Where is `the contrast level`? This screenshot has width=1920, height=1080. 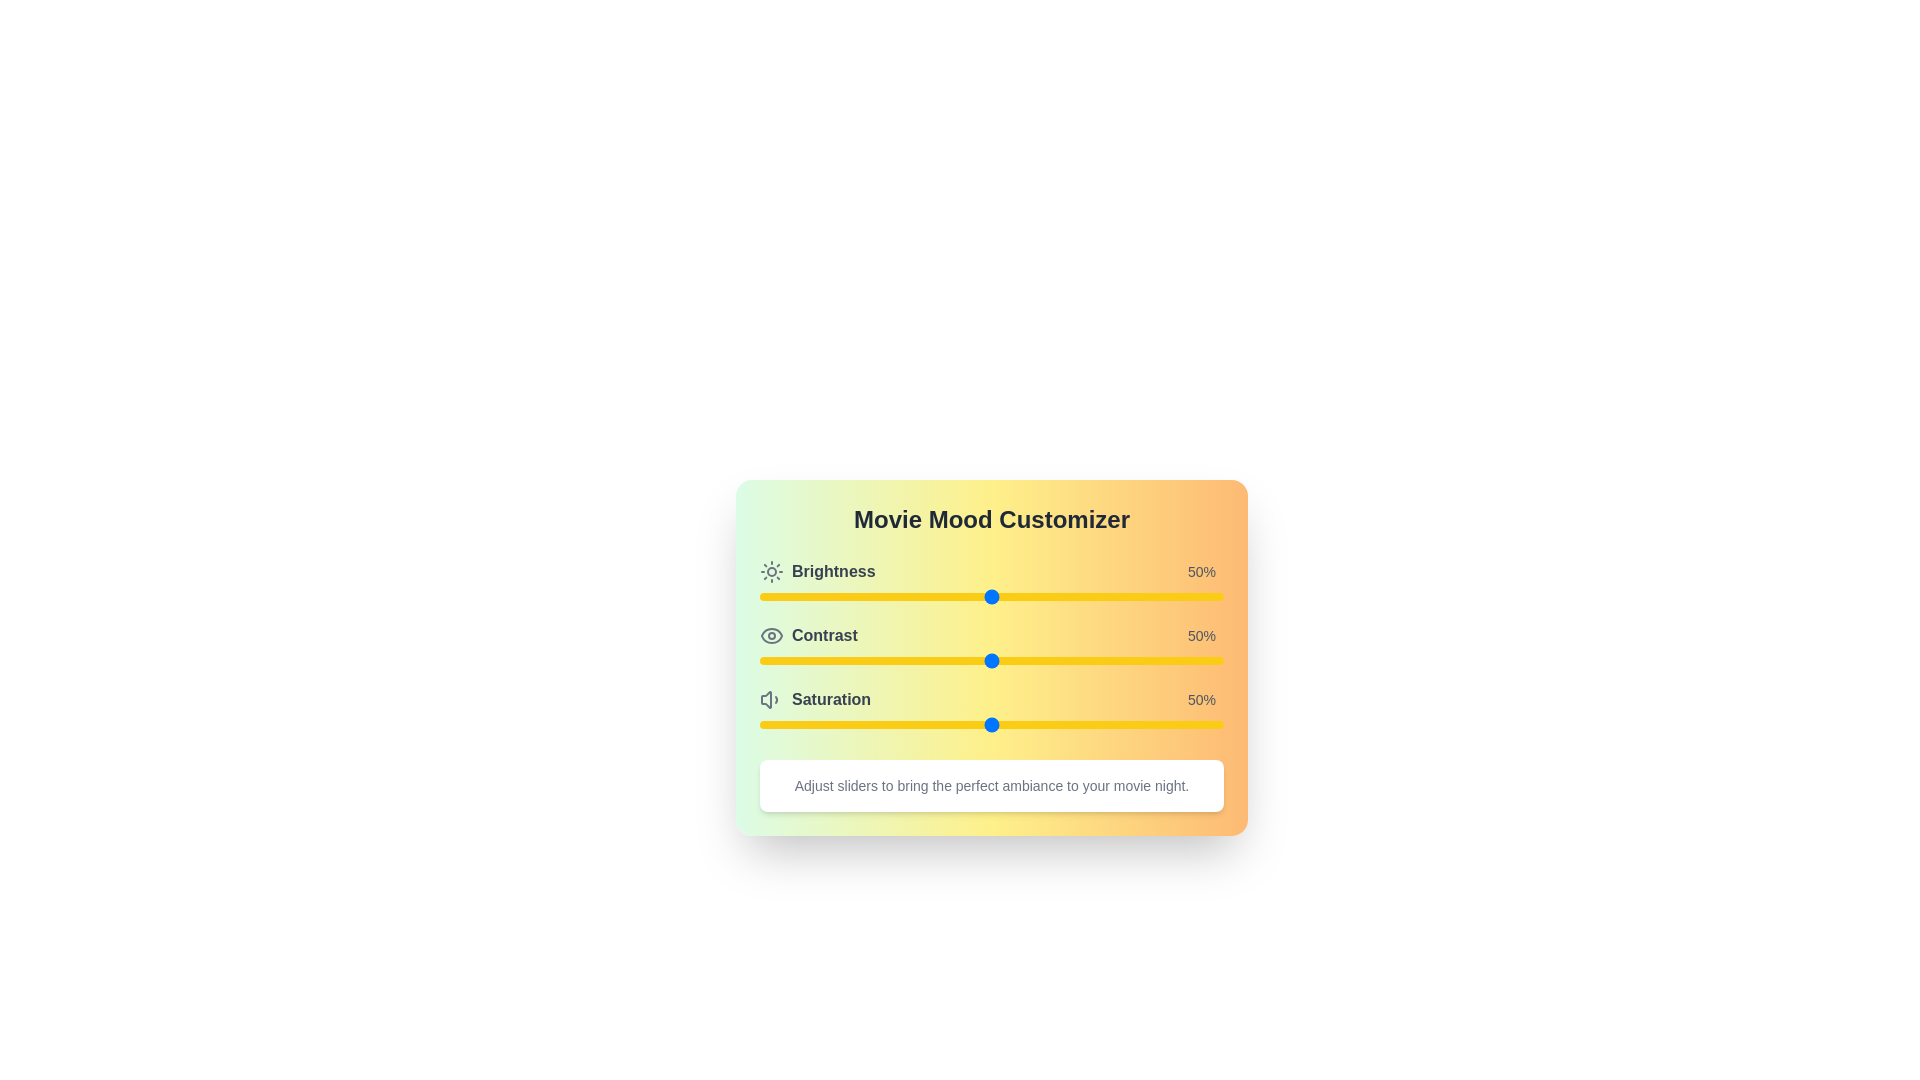
the contrast level is located at coordinates (1135, 660).